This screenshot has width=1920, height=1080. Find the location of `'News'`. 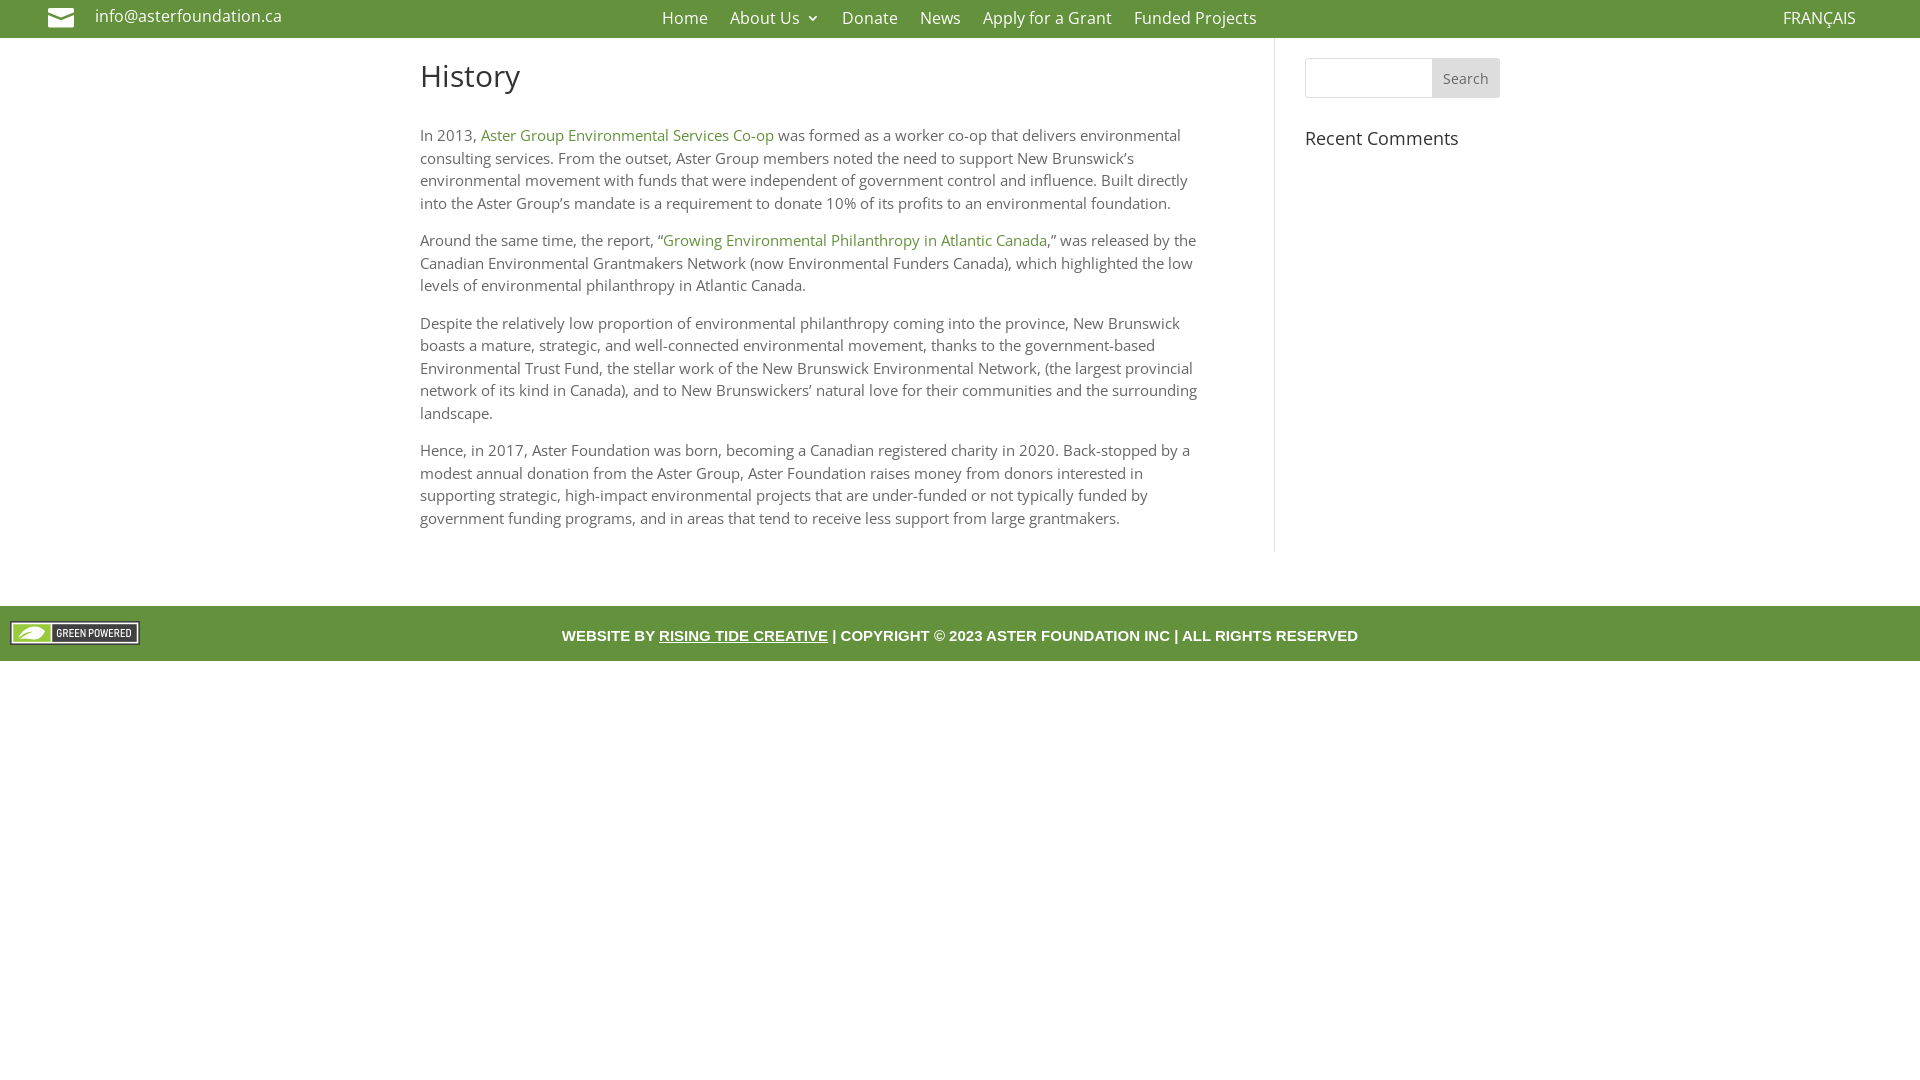

'News' is located at coordinates (939, 22).